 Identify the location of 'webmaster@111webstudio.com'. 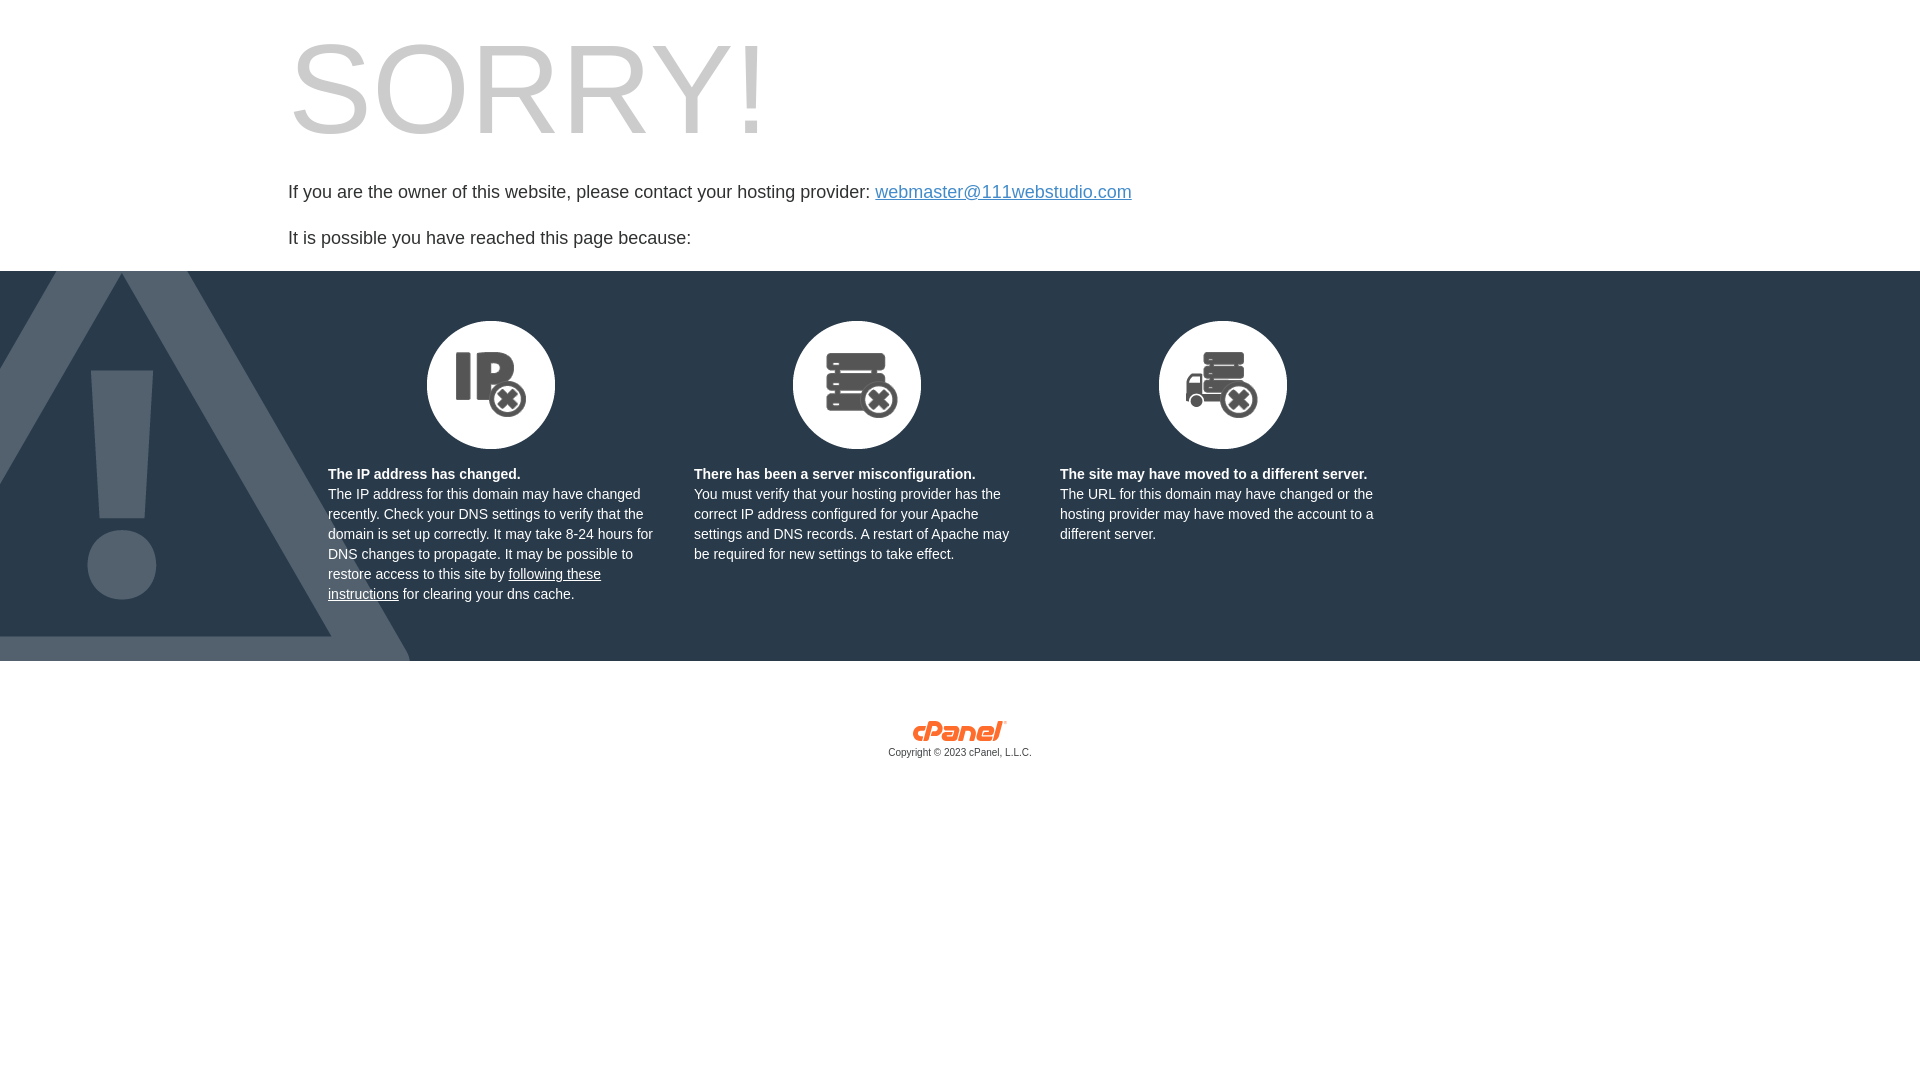
(874, 192).